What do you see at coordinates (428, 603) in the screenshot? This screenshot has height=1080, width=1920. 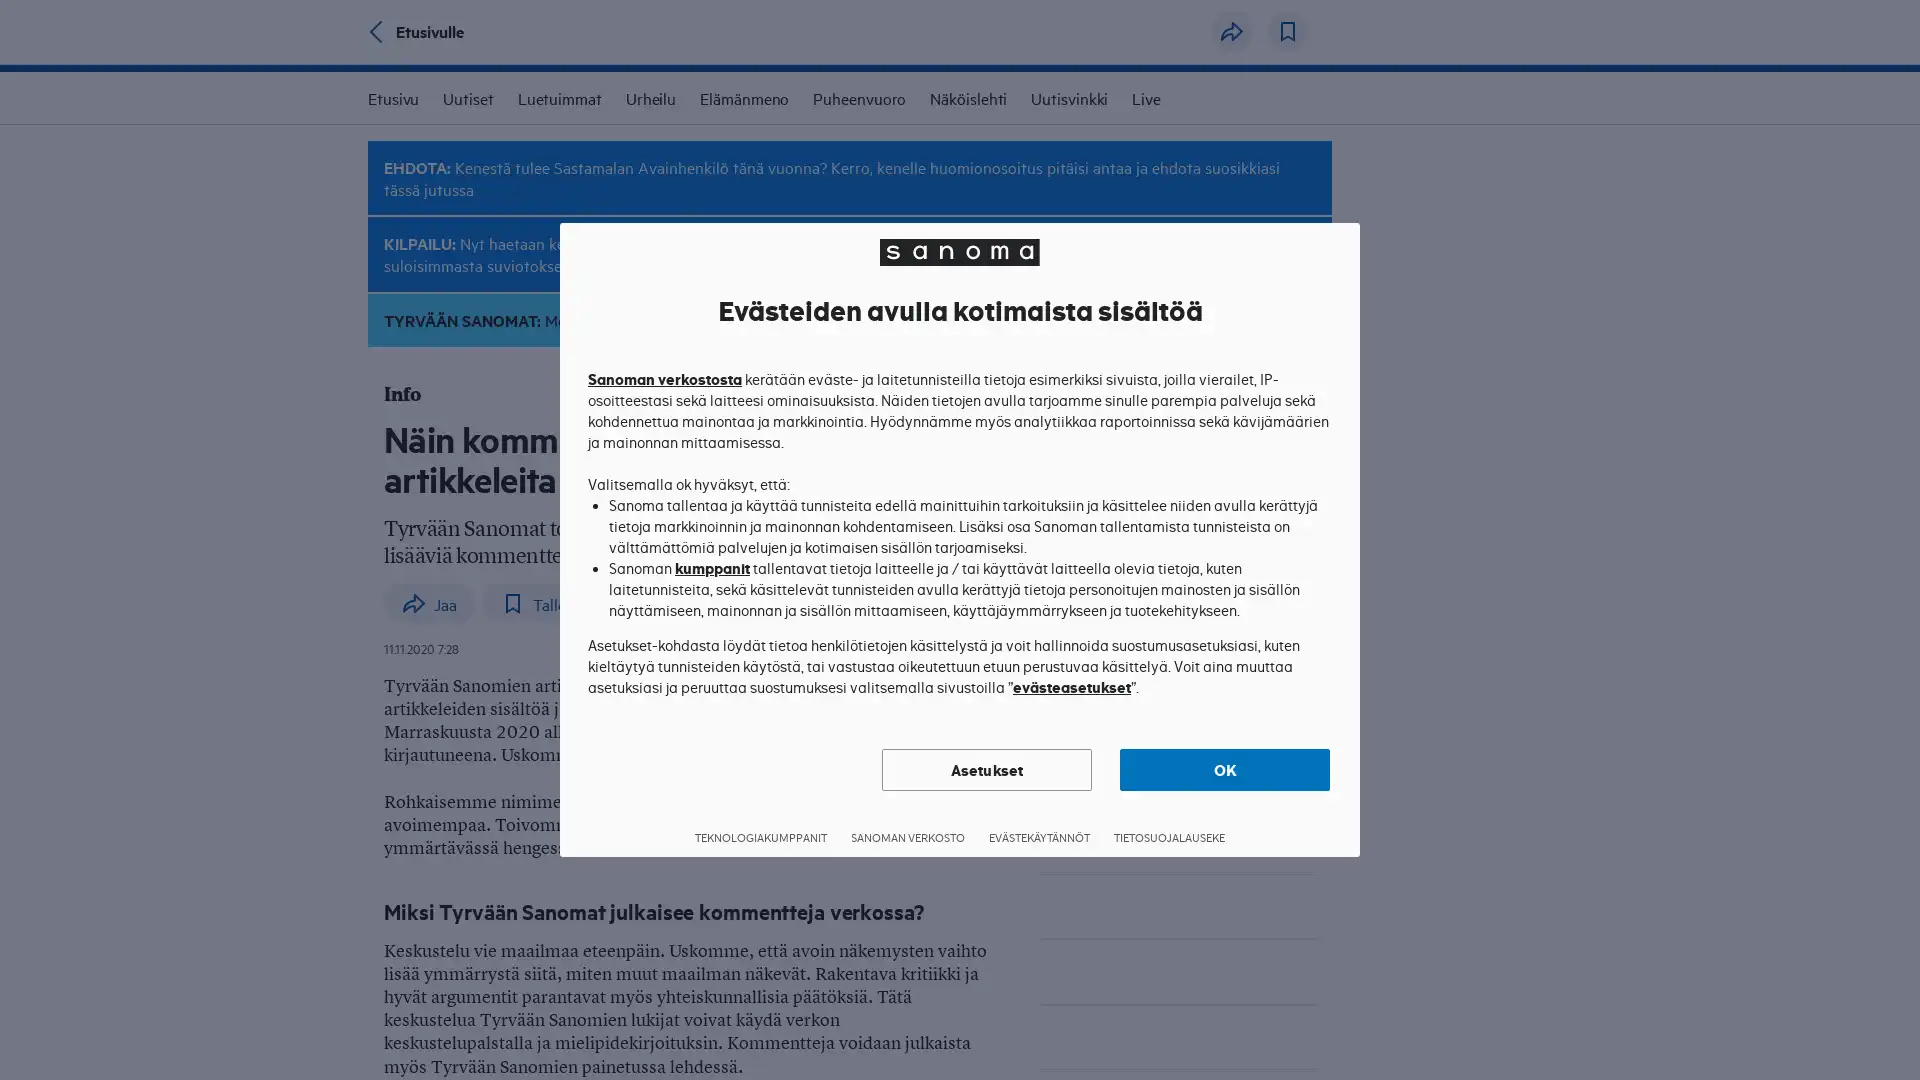 I see `Jaa` at bounding box center [428, 603].